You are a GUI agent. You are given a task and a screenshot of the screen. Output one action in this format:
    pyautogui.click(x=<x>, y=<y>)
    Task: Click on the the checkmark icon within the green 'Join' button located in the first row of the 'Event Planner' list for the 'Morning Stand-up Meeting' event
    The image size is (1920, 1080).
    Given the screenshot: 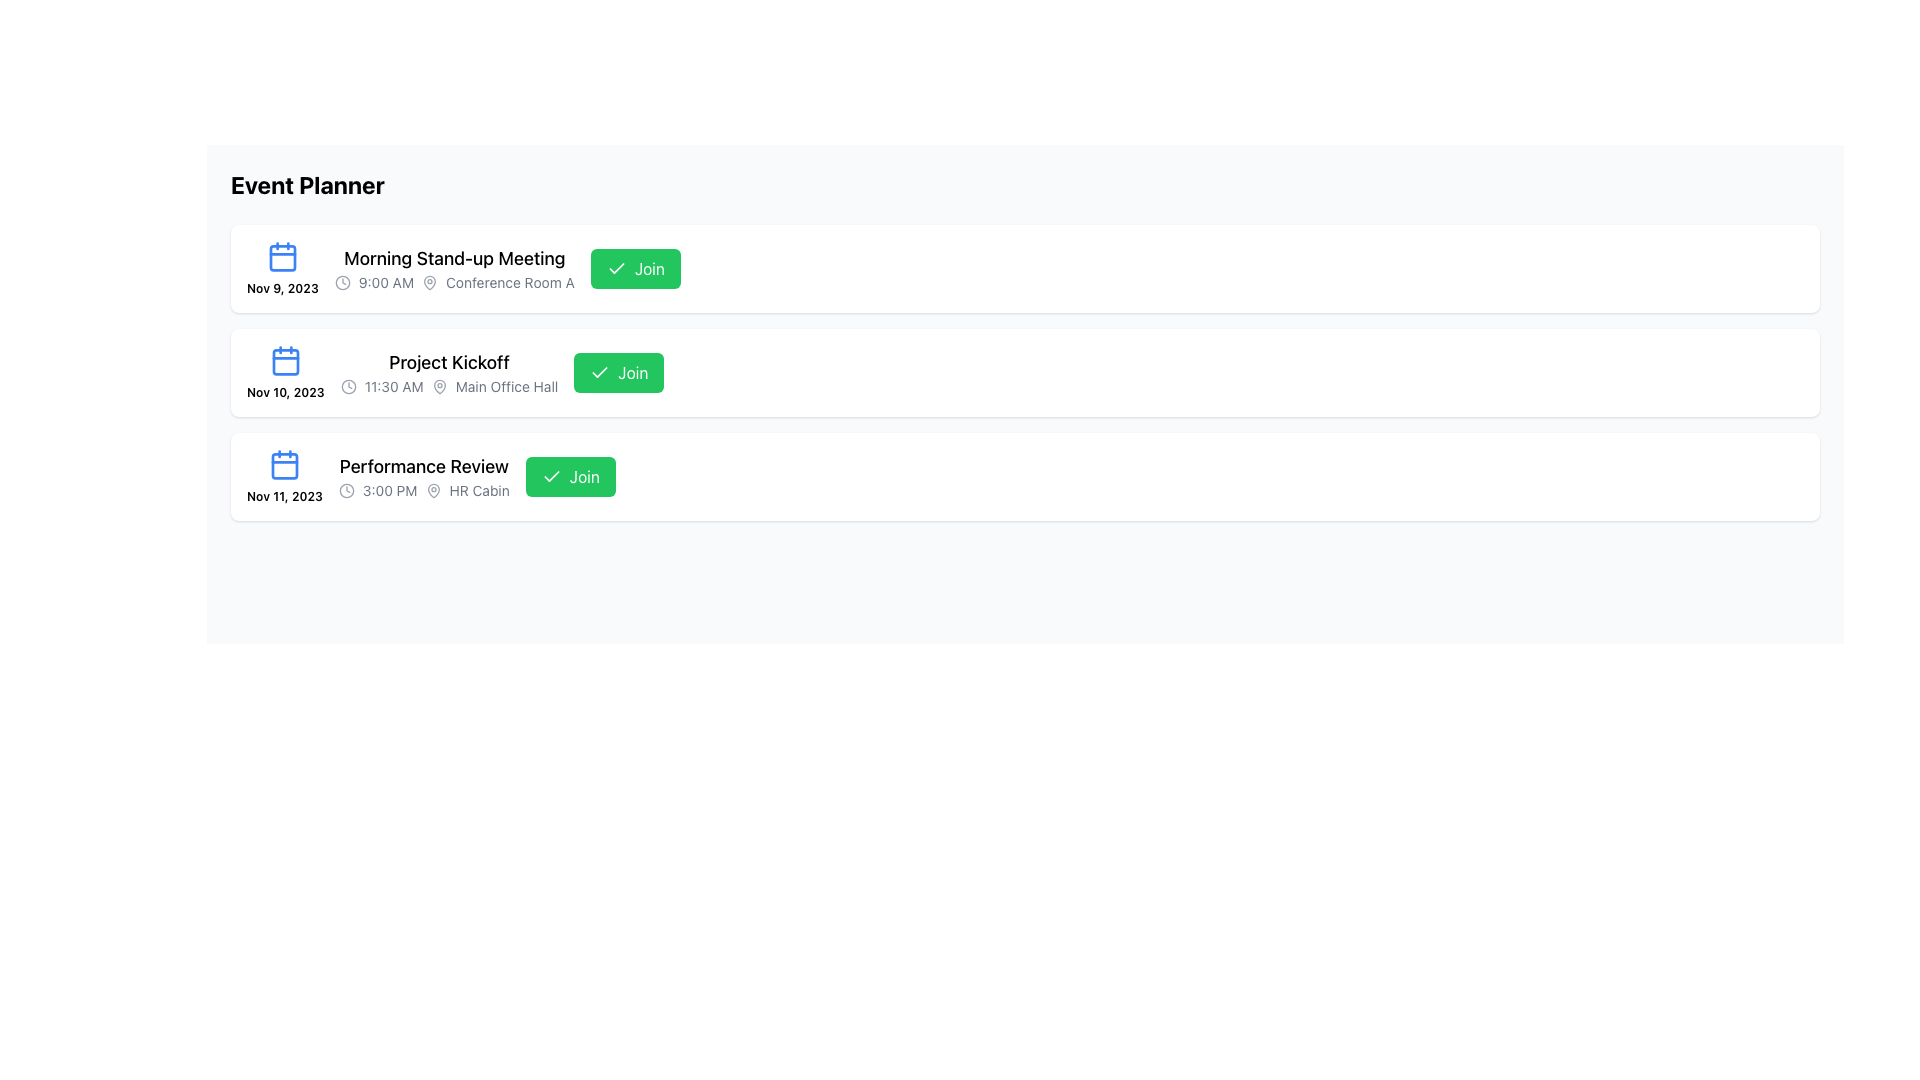 What is the action you would take?
    pyautogui.click(x=615, y=268)
    